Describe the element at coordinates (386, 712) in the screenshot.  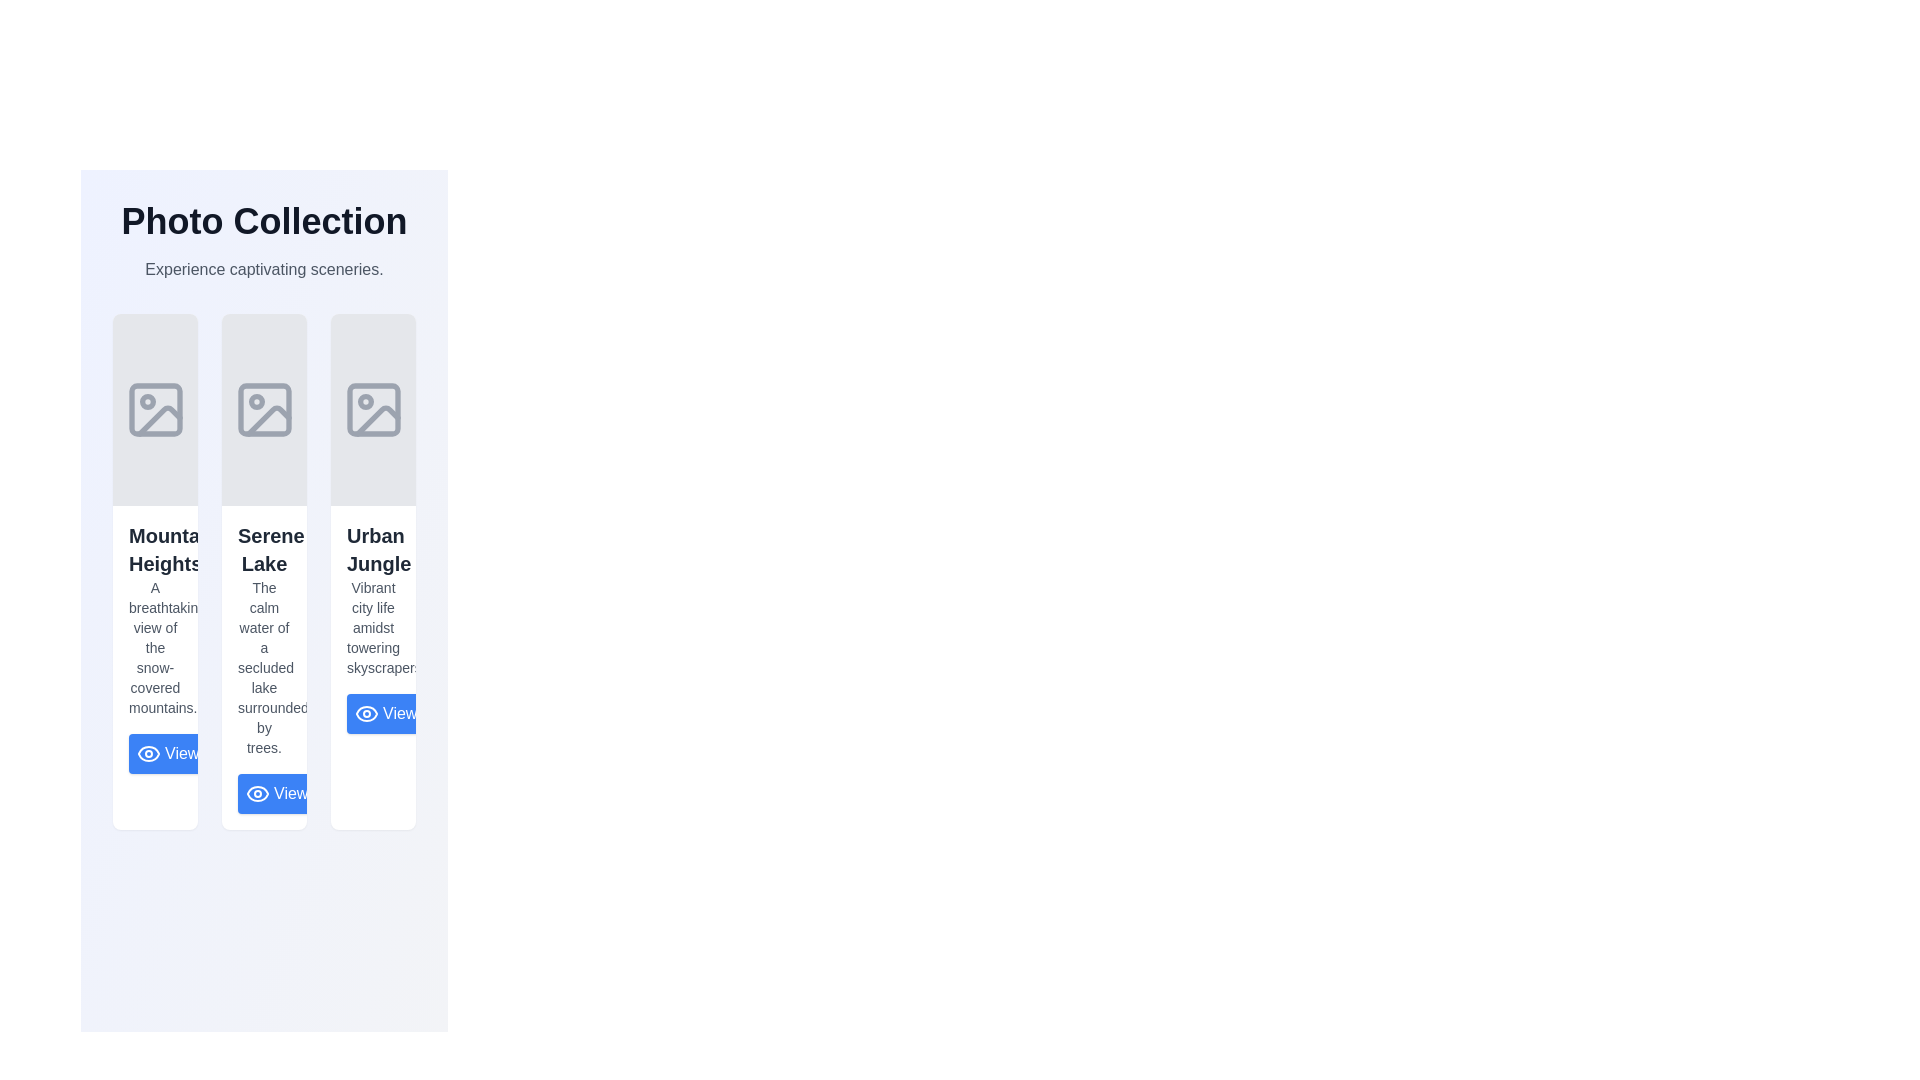
I see `the rounded rectangular button with a blue background and the text 'View'` at that location.